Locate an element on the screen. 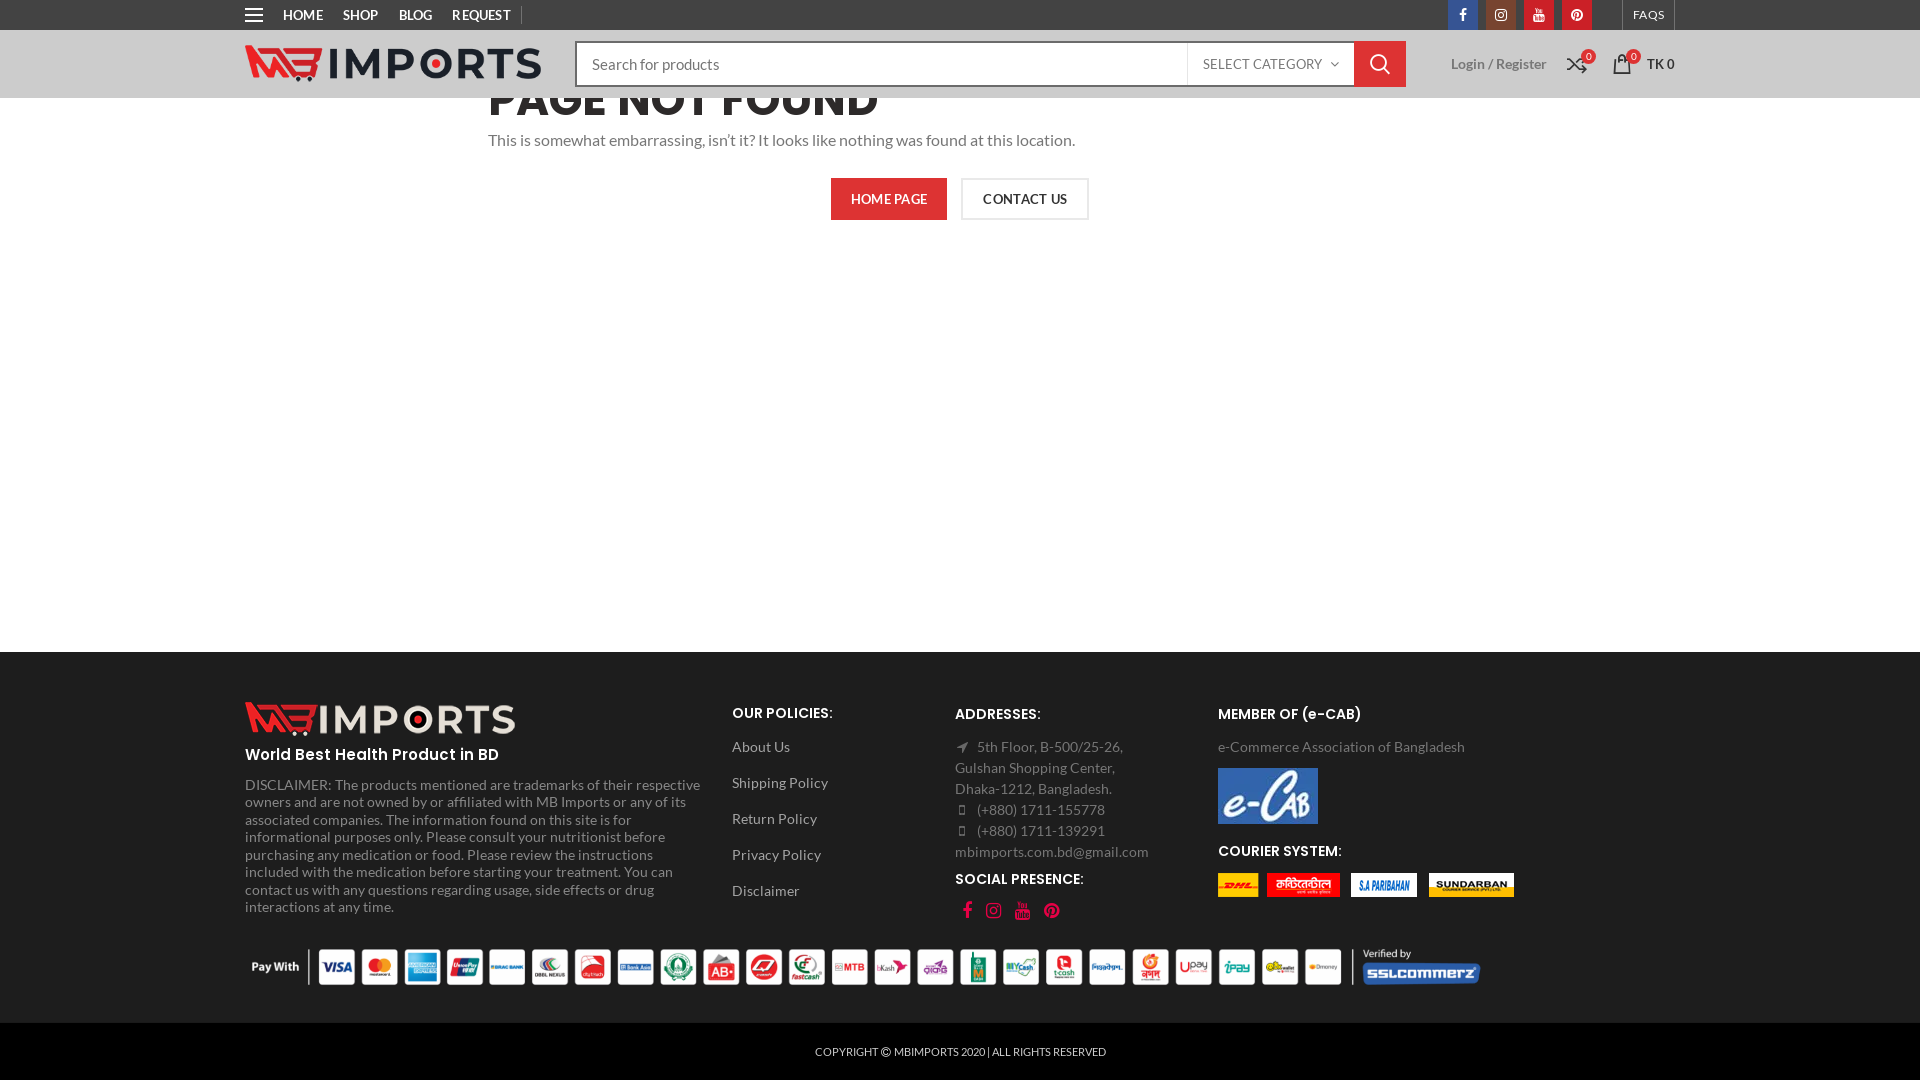 This screenshot has width=1920, height=1080. 'Shipping Policy' is located at coordinates (838, 782).